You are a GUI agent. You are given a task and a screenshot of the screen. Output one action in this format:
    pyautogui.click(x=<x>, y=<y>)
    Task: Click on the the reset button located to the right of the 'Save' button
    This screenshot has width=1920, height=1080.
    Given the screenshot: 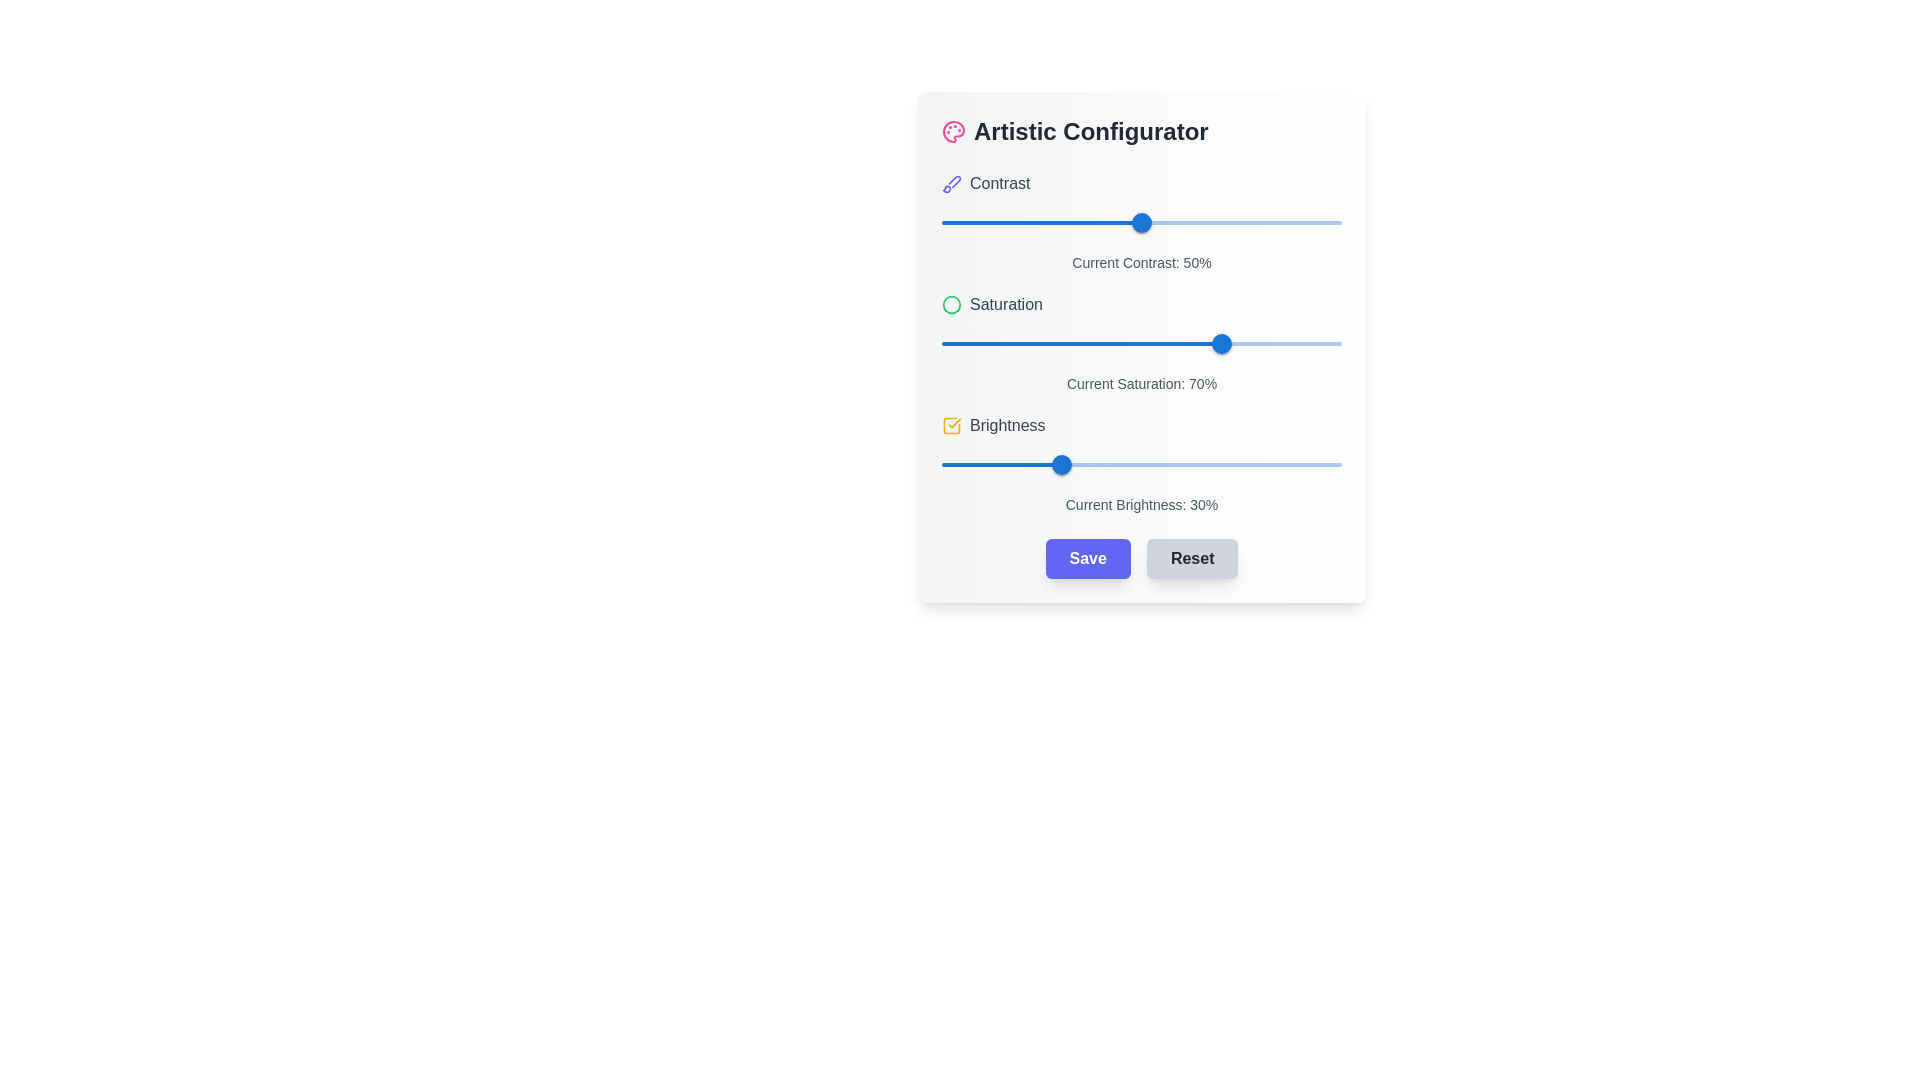 What is the action you would take?
    pyautogui.click(x=1192, y=559)
    